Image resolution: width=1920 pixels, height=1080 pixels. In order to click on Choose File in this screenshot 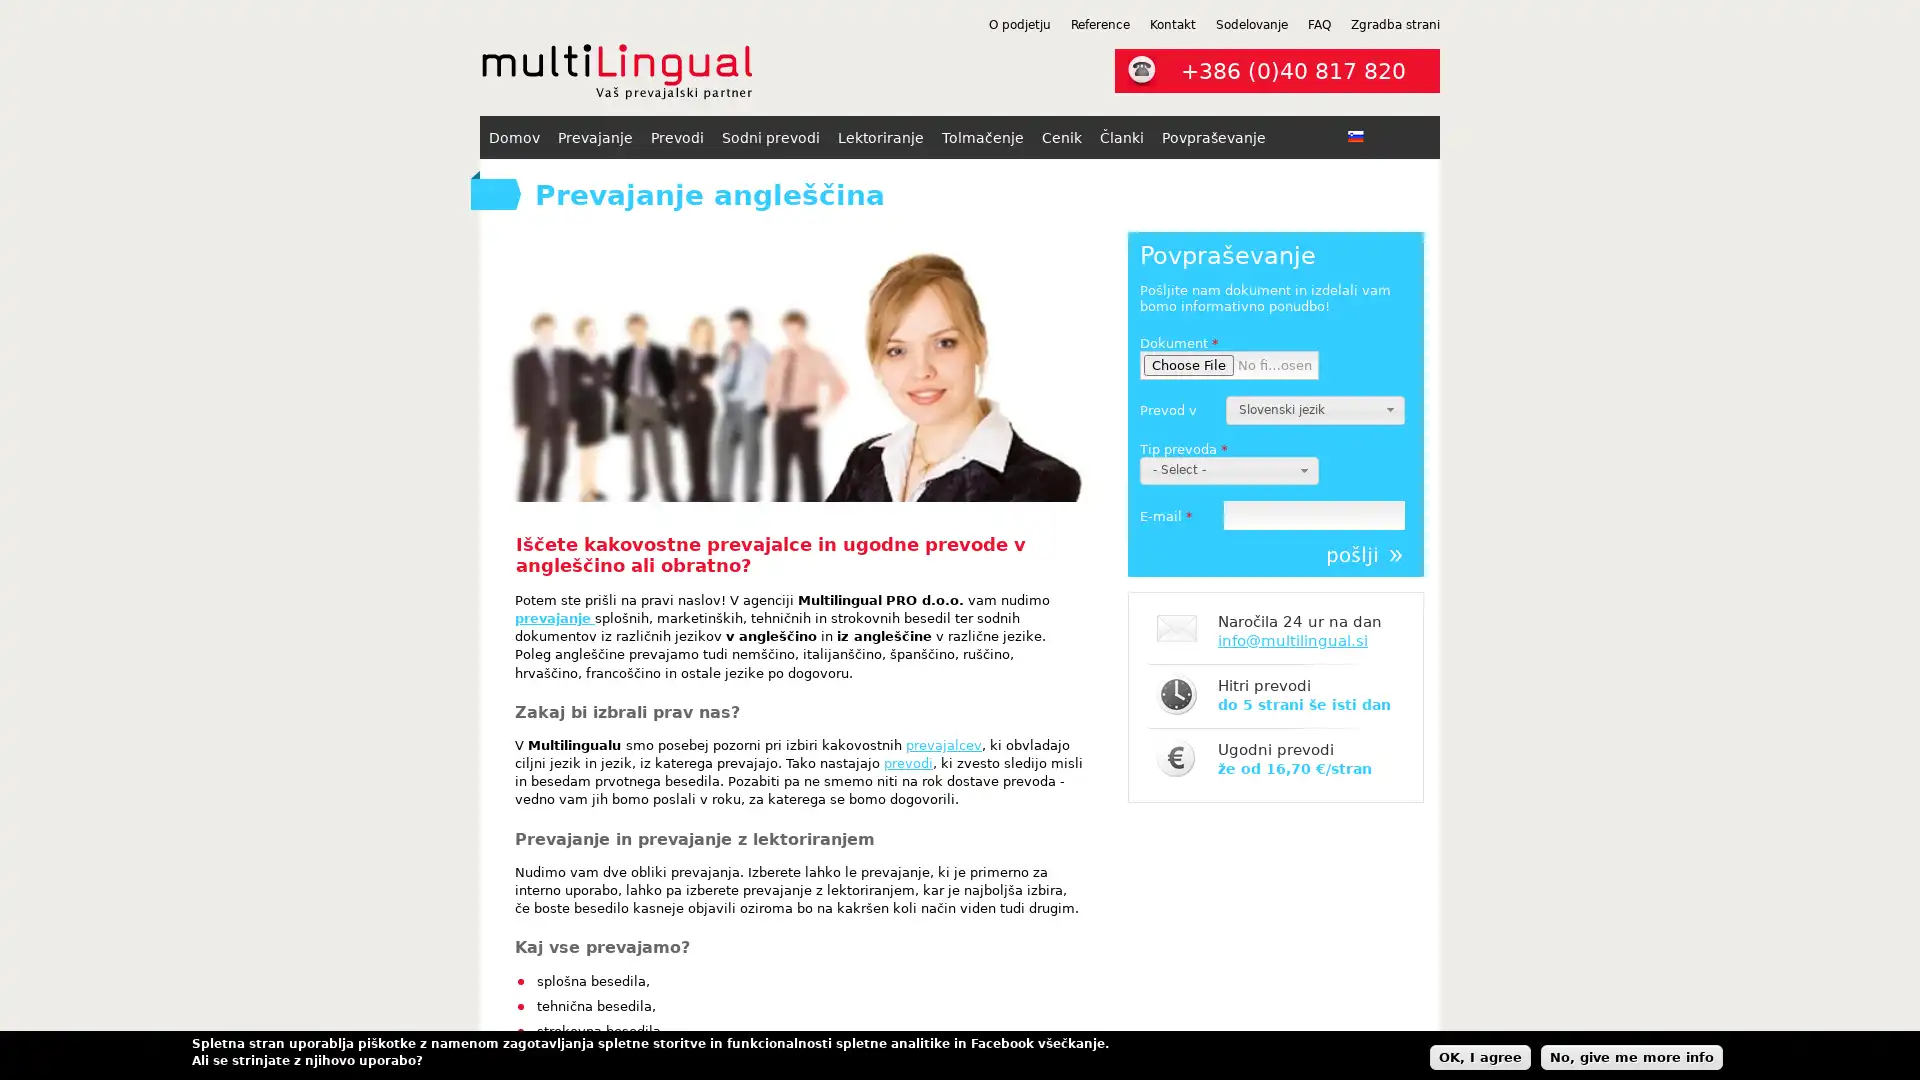, I will do `click(1189, 365)`.